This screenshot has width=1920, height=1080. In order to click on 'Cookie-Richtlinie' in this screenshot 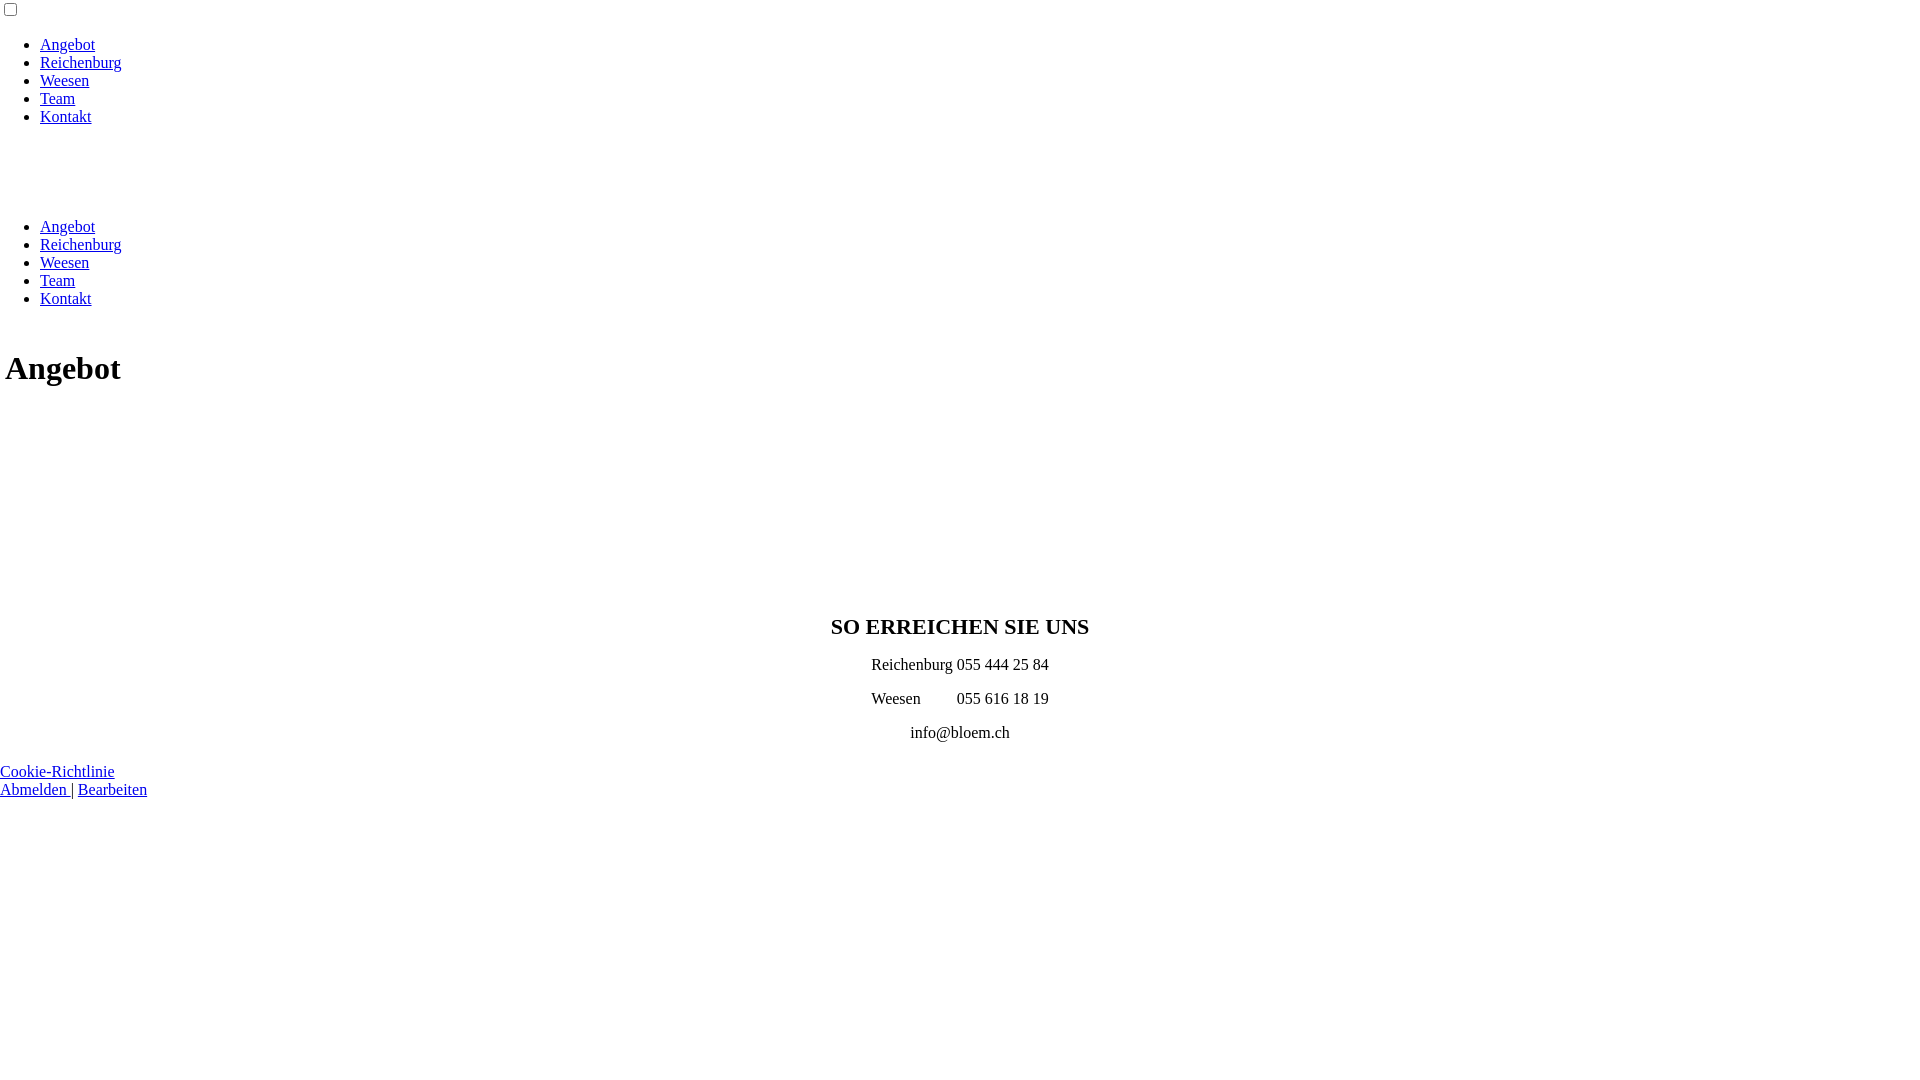, I will do `click(57, 770)`.